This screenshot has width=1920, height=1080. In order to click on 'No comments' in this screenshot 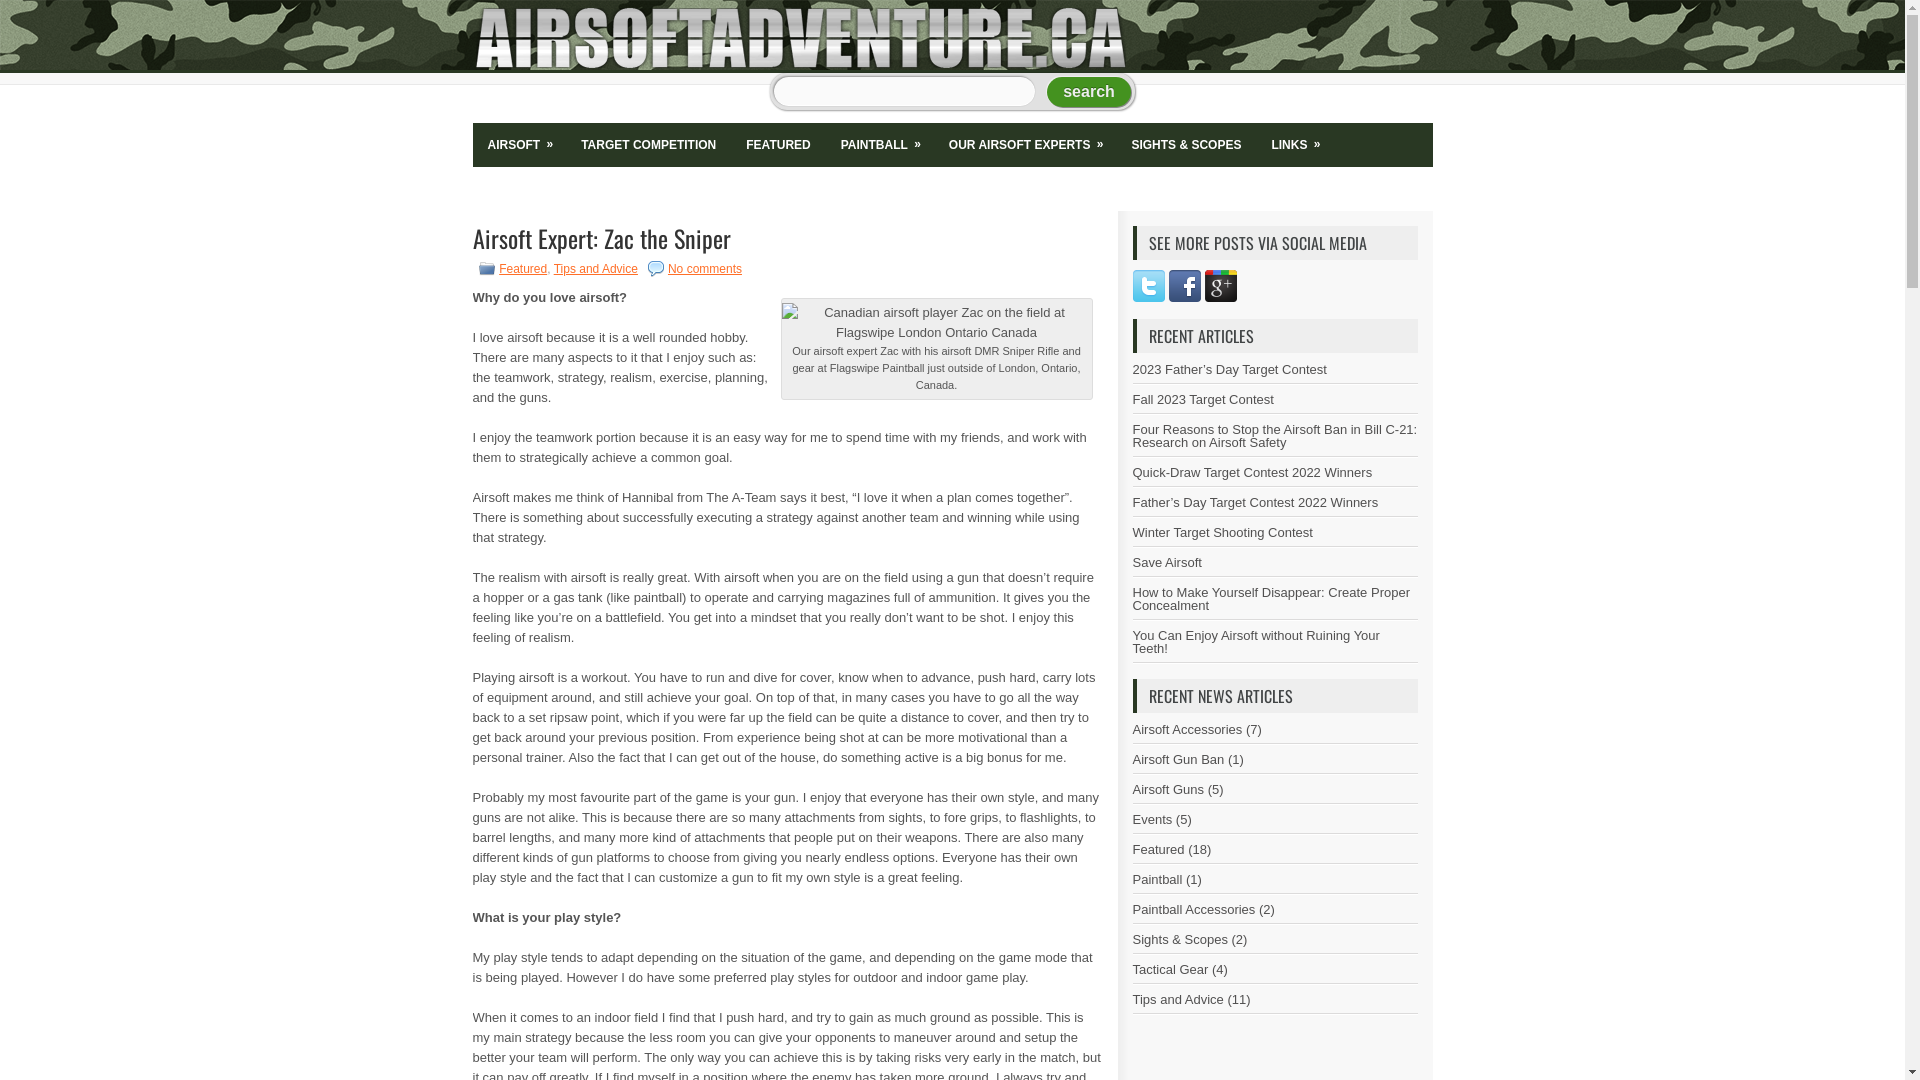, I will do `click(705, 268)`.